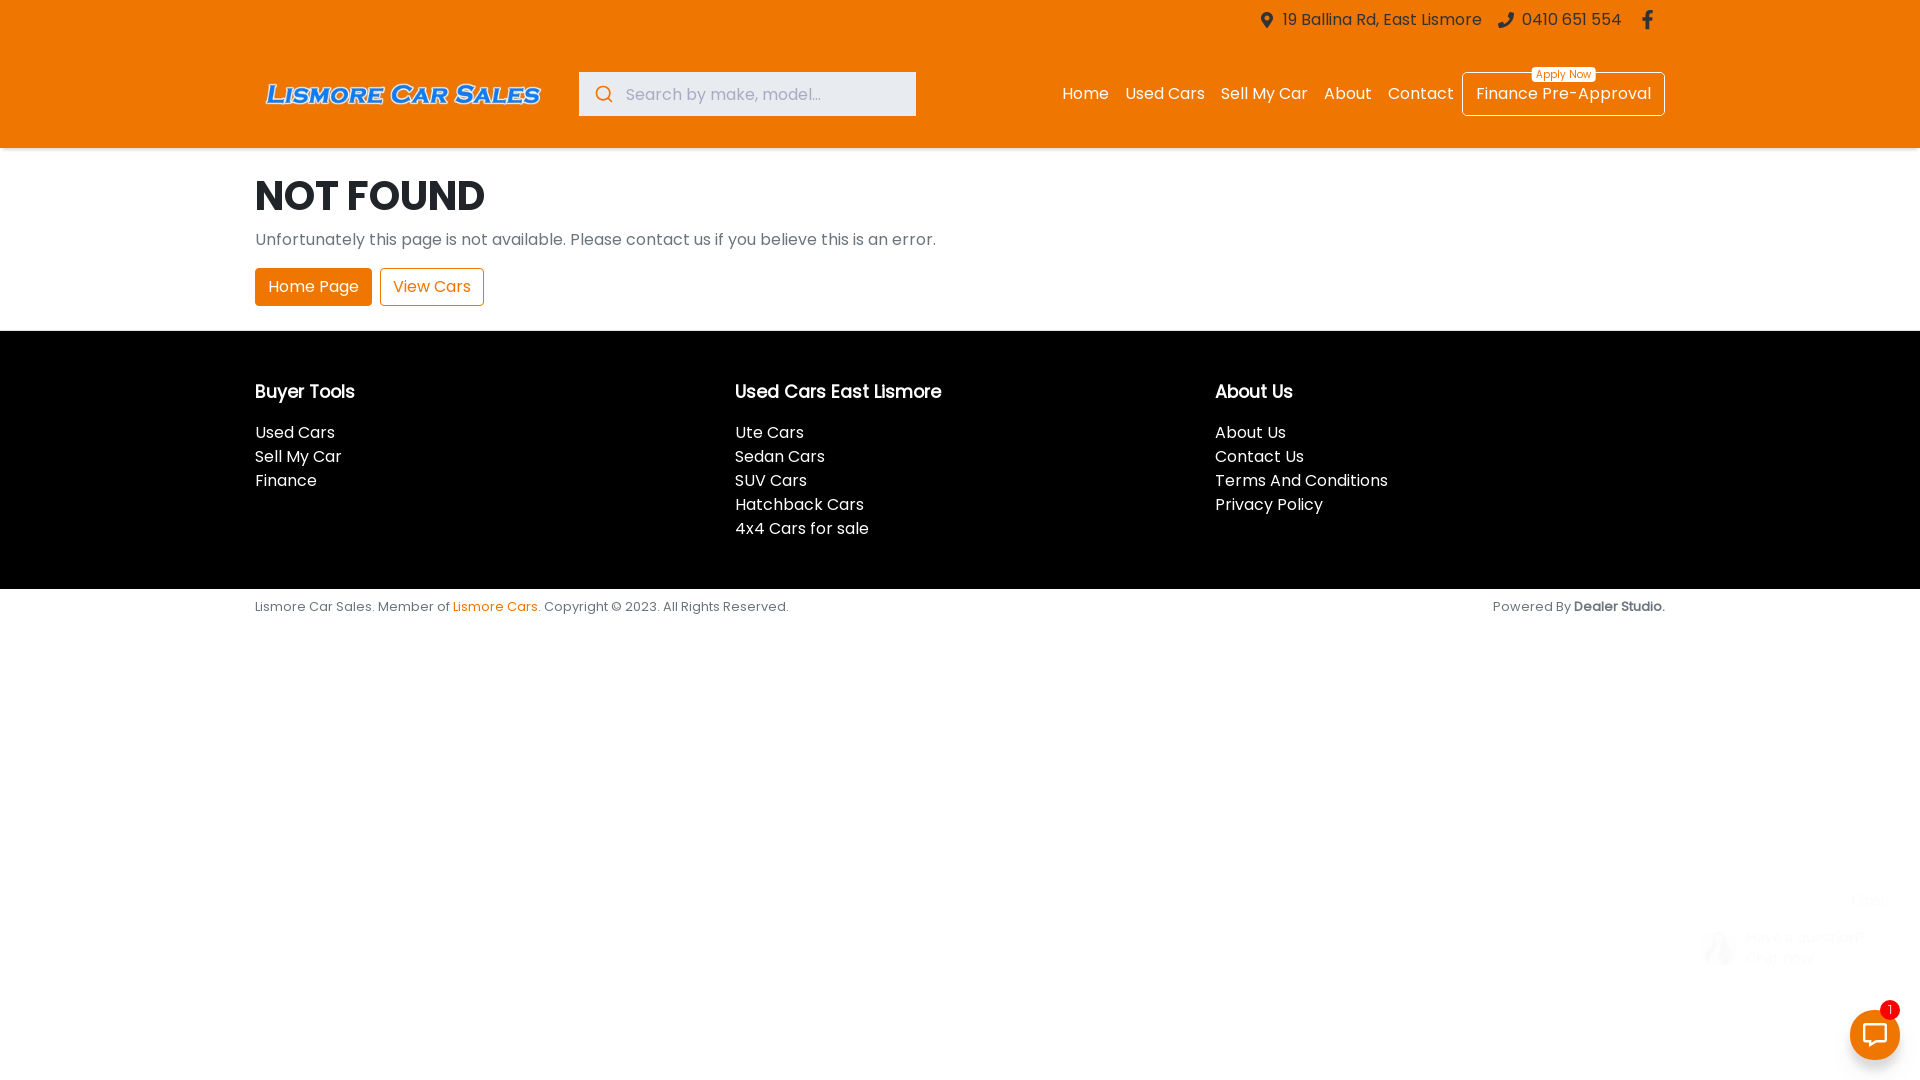 This screenshot has width=1920, height=1080. I want to click on 'Sell My Car', so click(1263, 93).